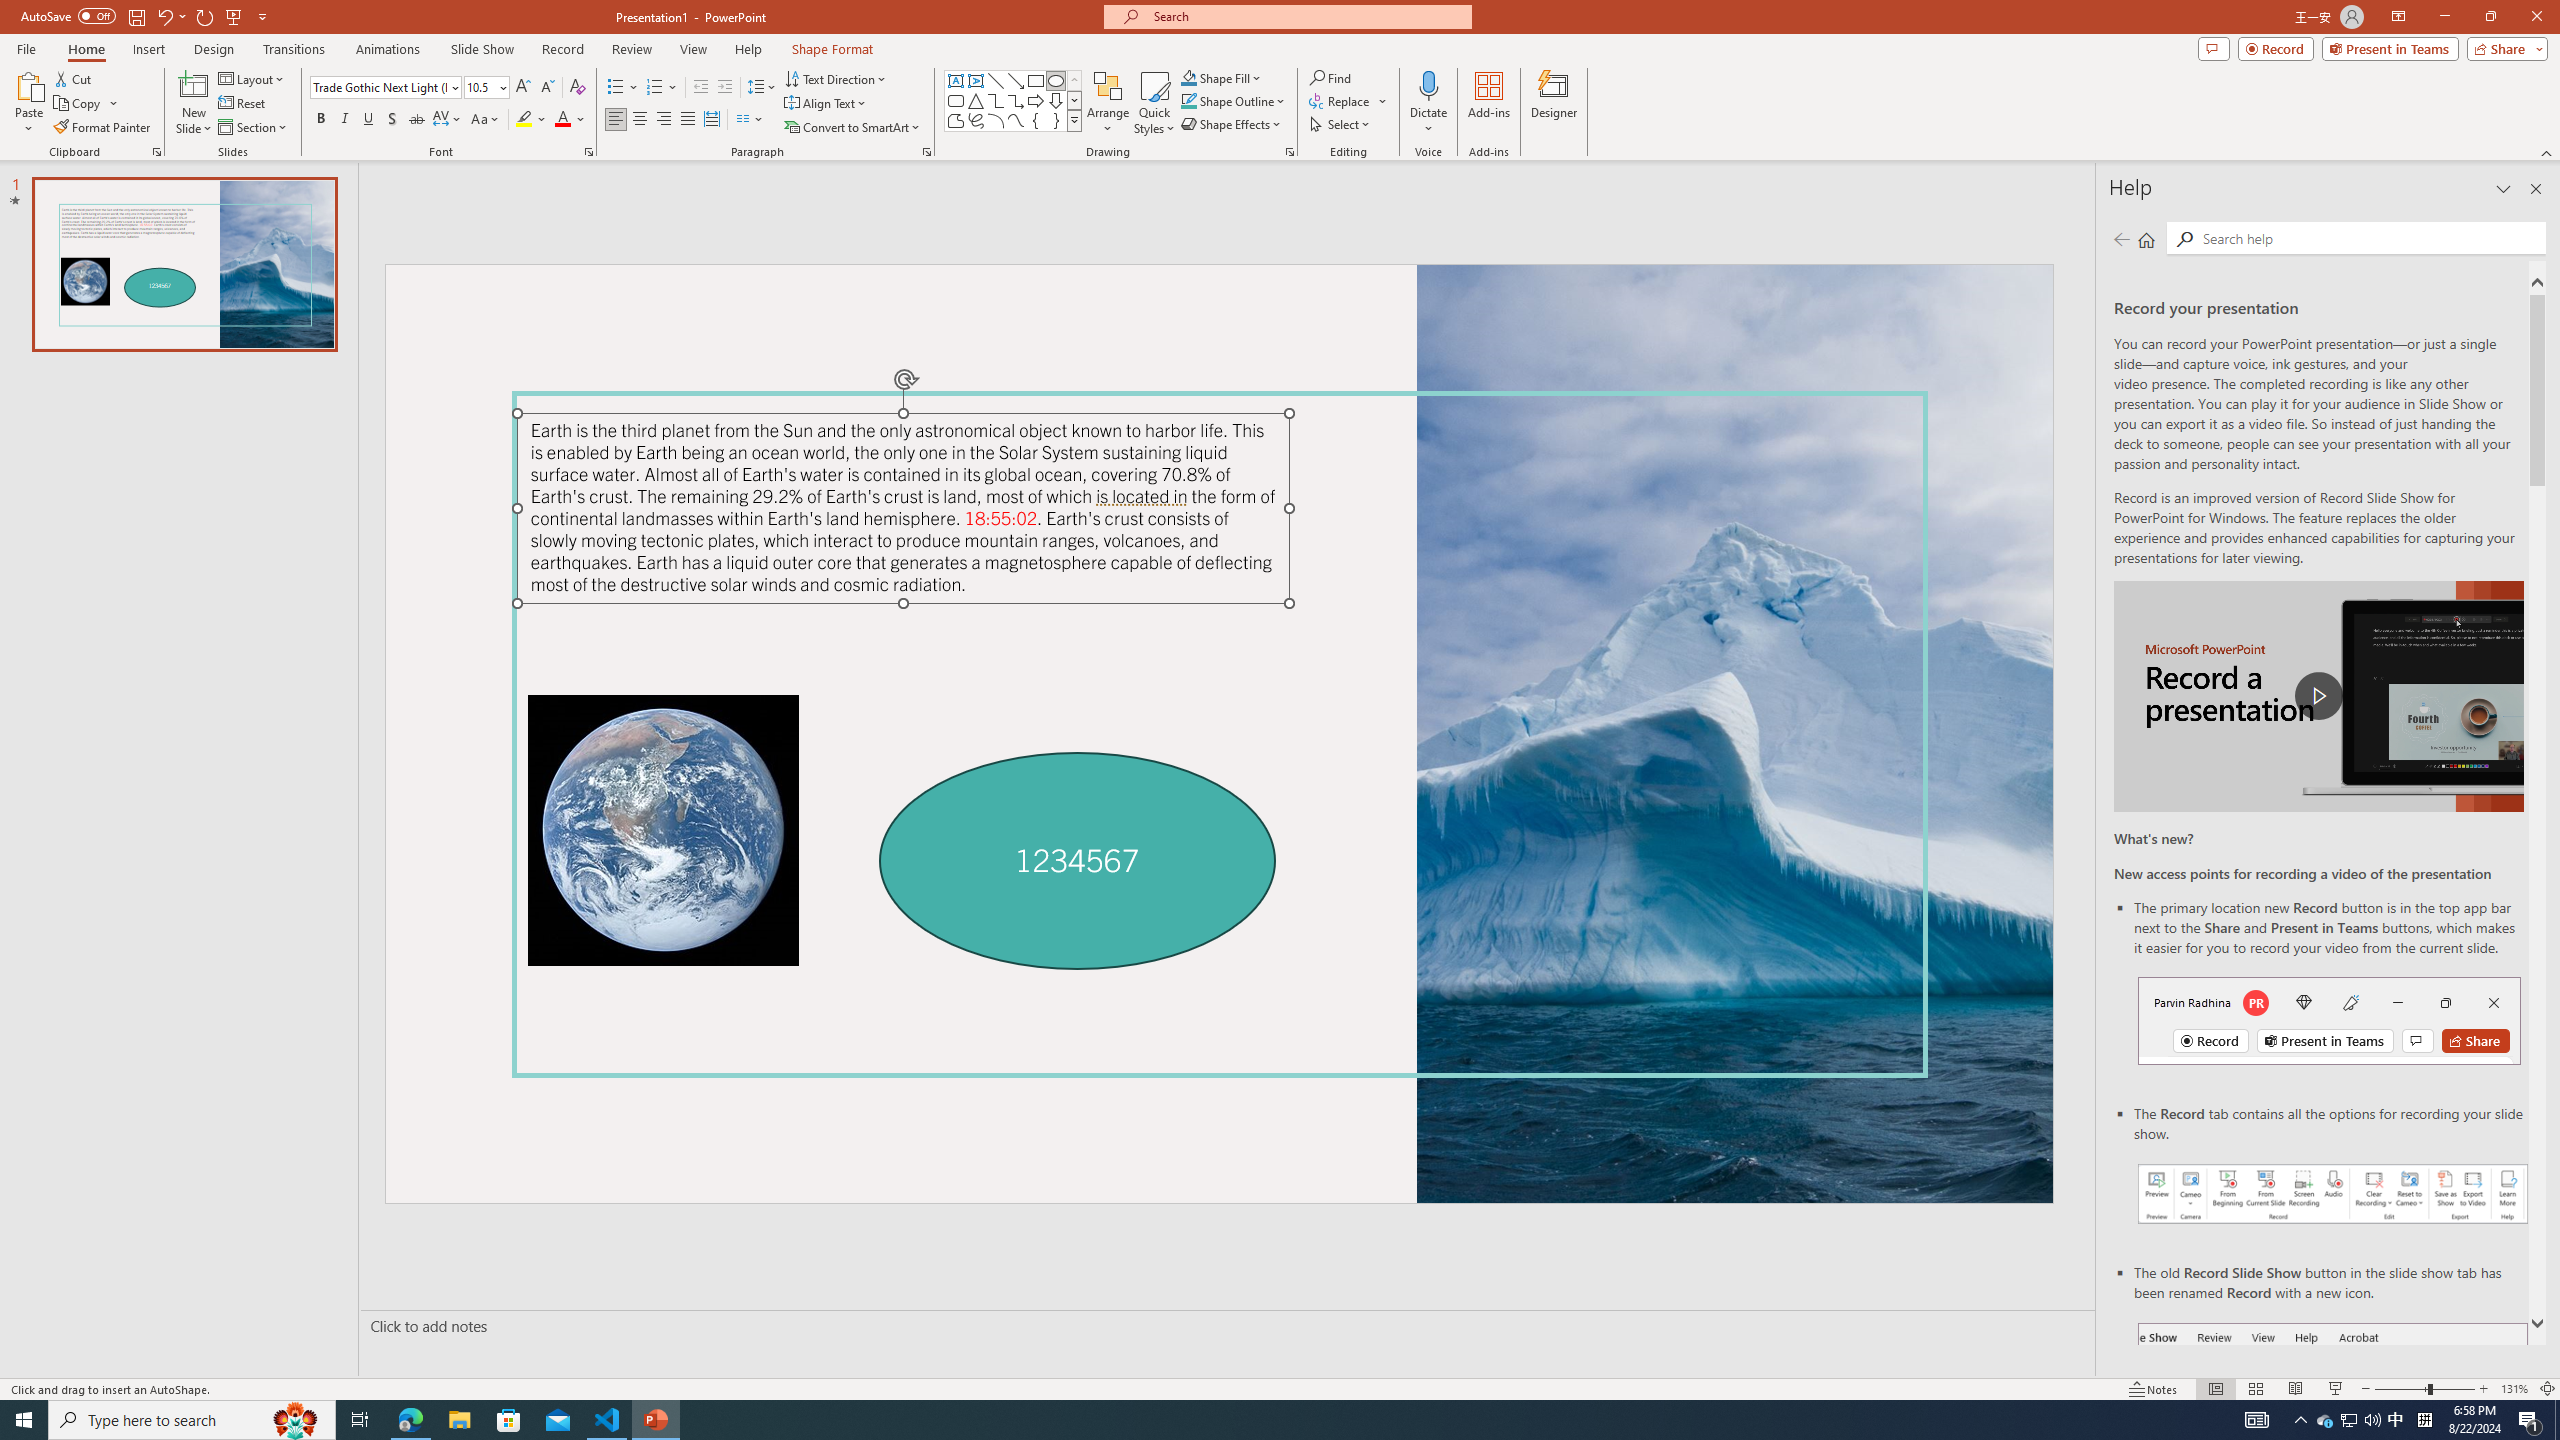 The height and width of the screenshot is (1440, 2560). What do you see at coordinates (2332, 1192) in the screenshot?
I see `'Record your presentations screenshot one'` at bounding box center [2332, 1192].